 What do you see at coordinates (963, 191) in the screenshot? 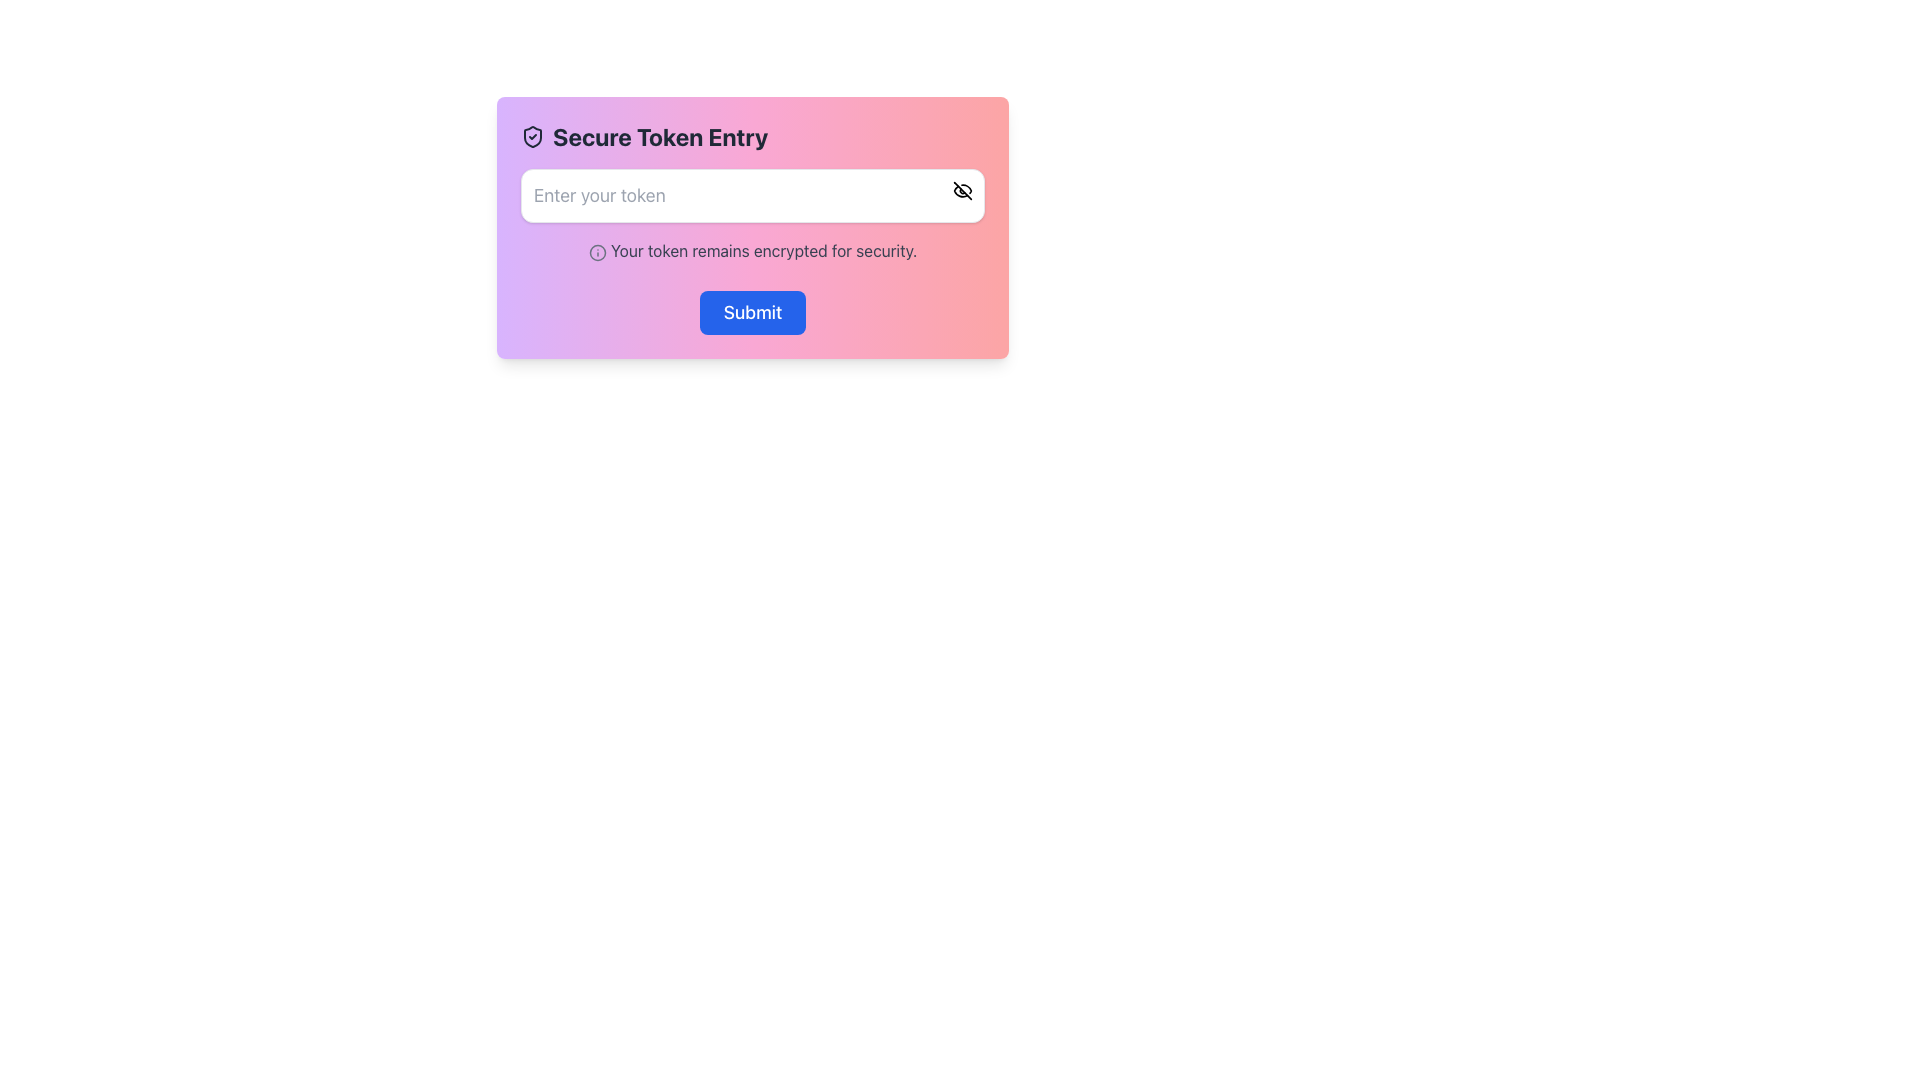
I see `the toggle button located at the top-right corner of the 'Enter your token' input field to switch the visibility of the entered token` at bounding box center [963, 191].